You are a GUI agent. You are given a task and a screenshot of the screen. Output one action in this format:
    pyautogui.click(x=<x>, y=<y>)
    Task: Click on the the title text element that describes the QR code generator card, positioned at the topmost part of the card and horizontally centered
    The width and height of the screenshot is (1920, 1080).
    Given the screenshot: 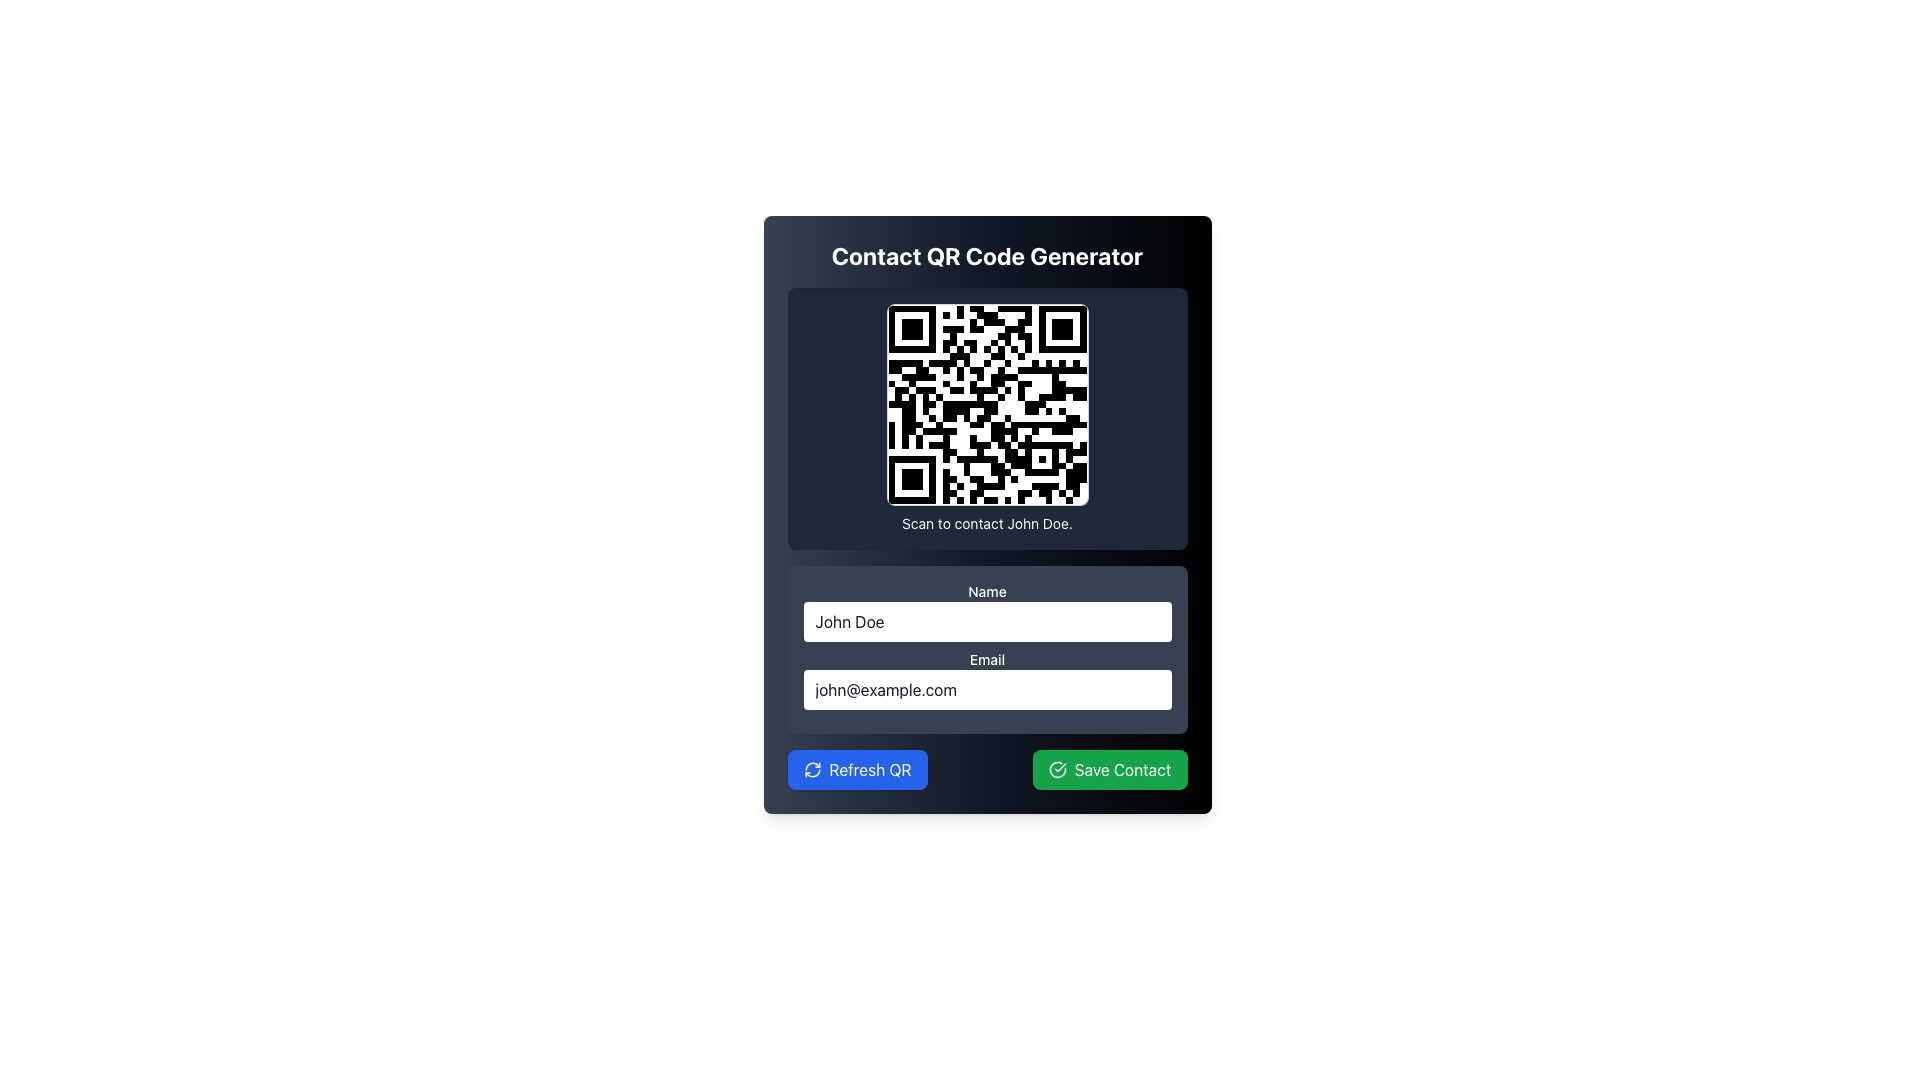 What is the action you would take?
    pyautogui.click(x=987, y=254)
    